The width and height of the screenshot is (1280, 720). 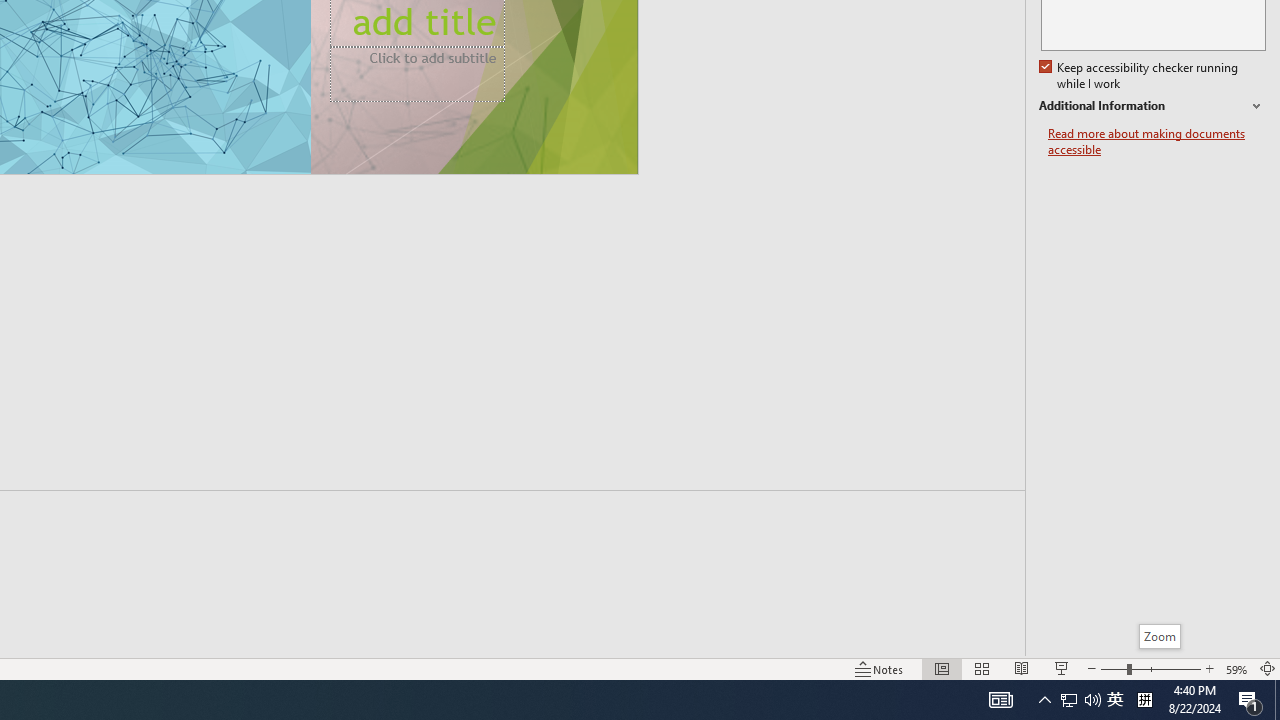 I want to click on 'Zoom 59%', so click(x=1236, y=669).